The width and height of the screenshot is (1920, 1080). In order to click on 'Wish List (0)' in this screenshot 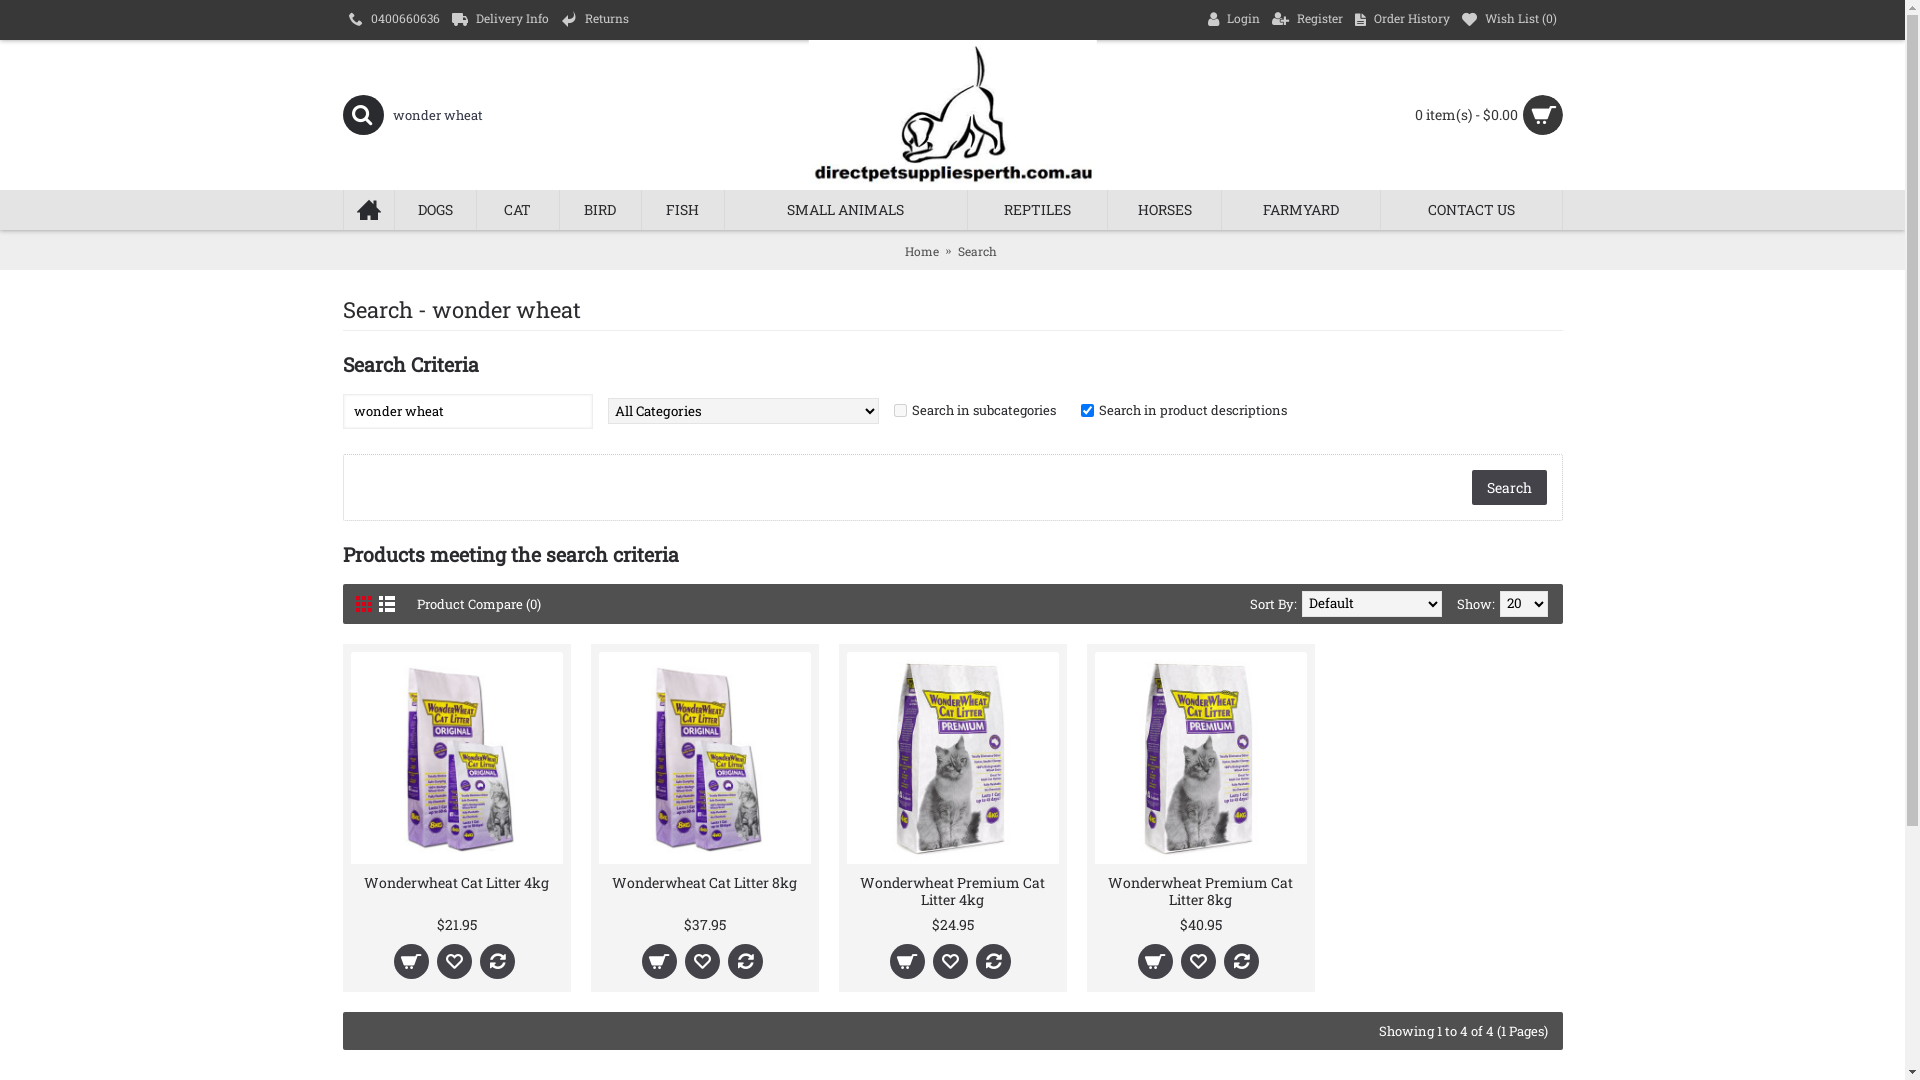, I will do `click(1509, 19)`.